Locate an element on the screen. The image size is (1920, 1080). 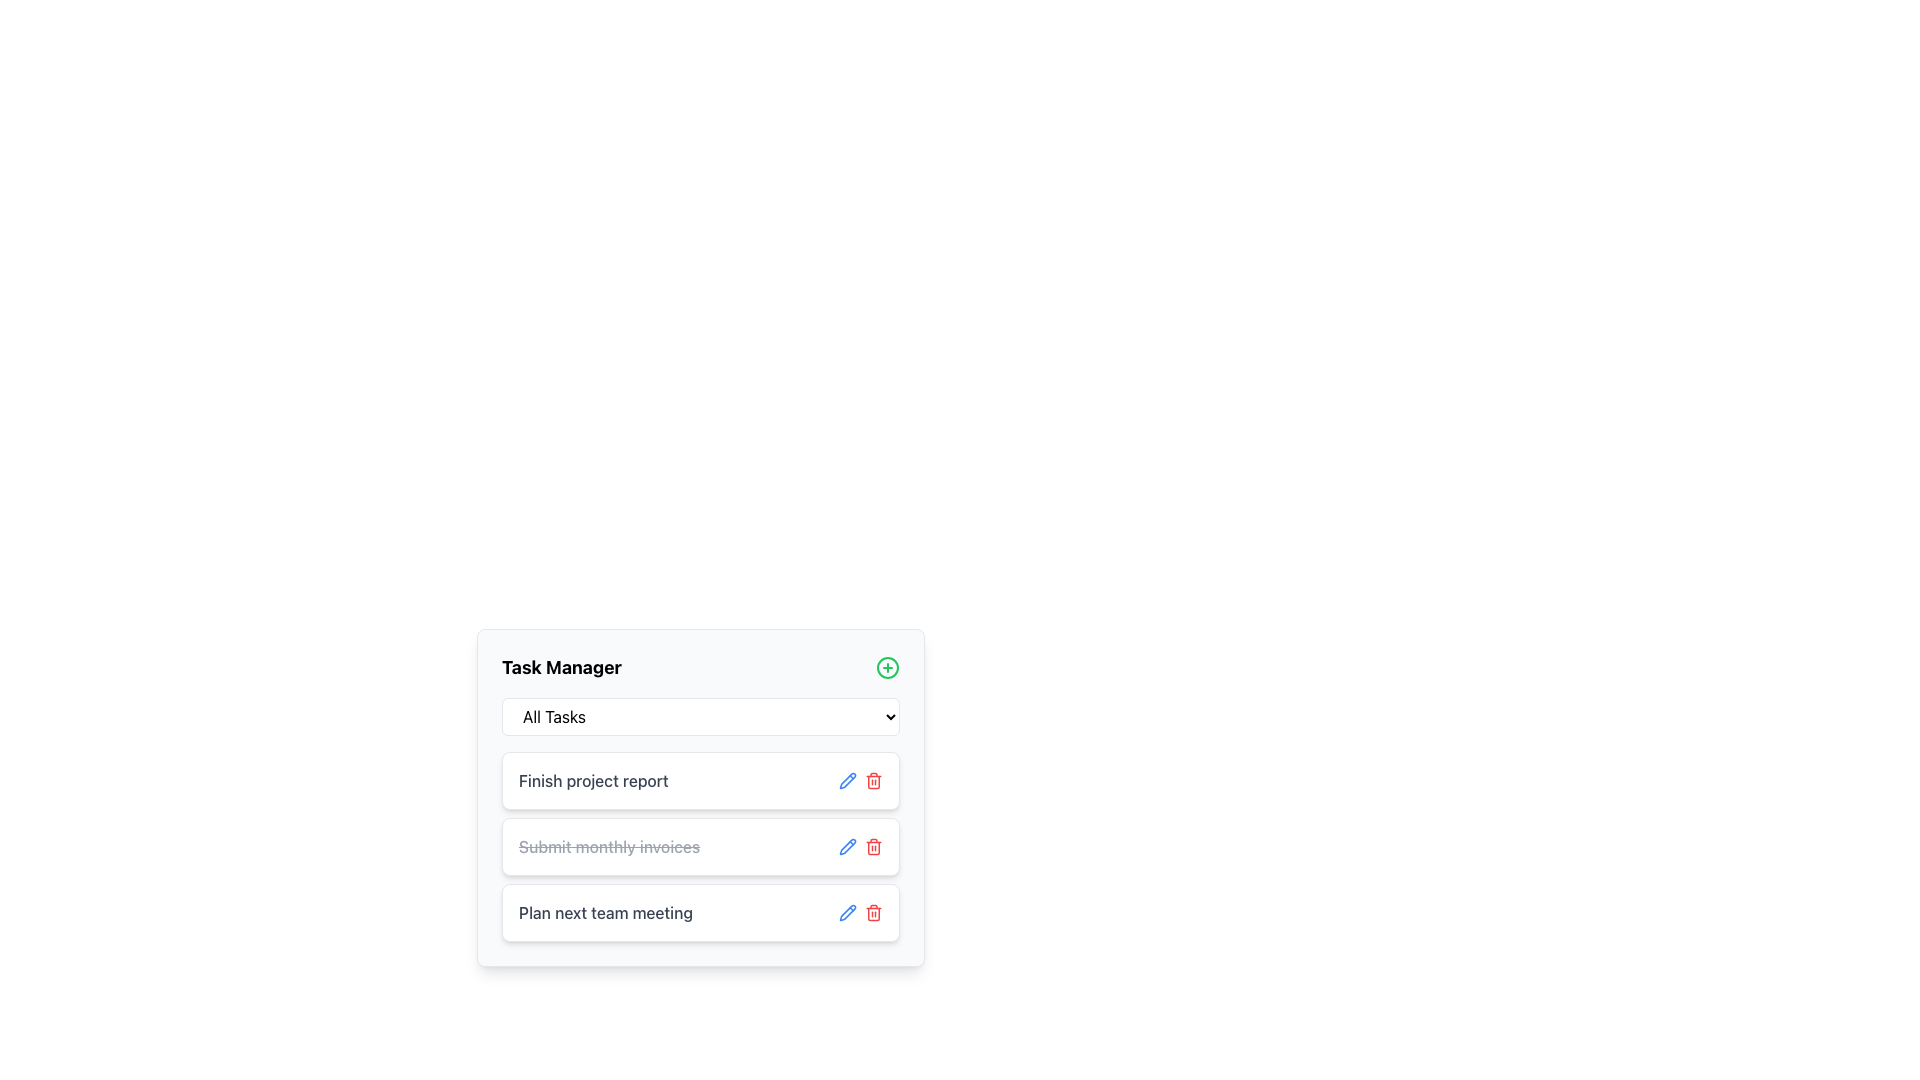
the sub-elements of the task management card located in the middle of the interface, slightly below the top edge, which displays tasks and categories such as 'Task Manager', 'All Tasks', and 'Completed' is located at coordinates (700, 834).